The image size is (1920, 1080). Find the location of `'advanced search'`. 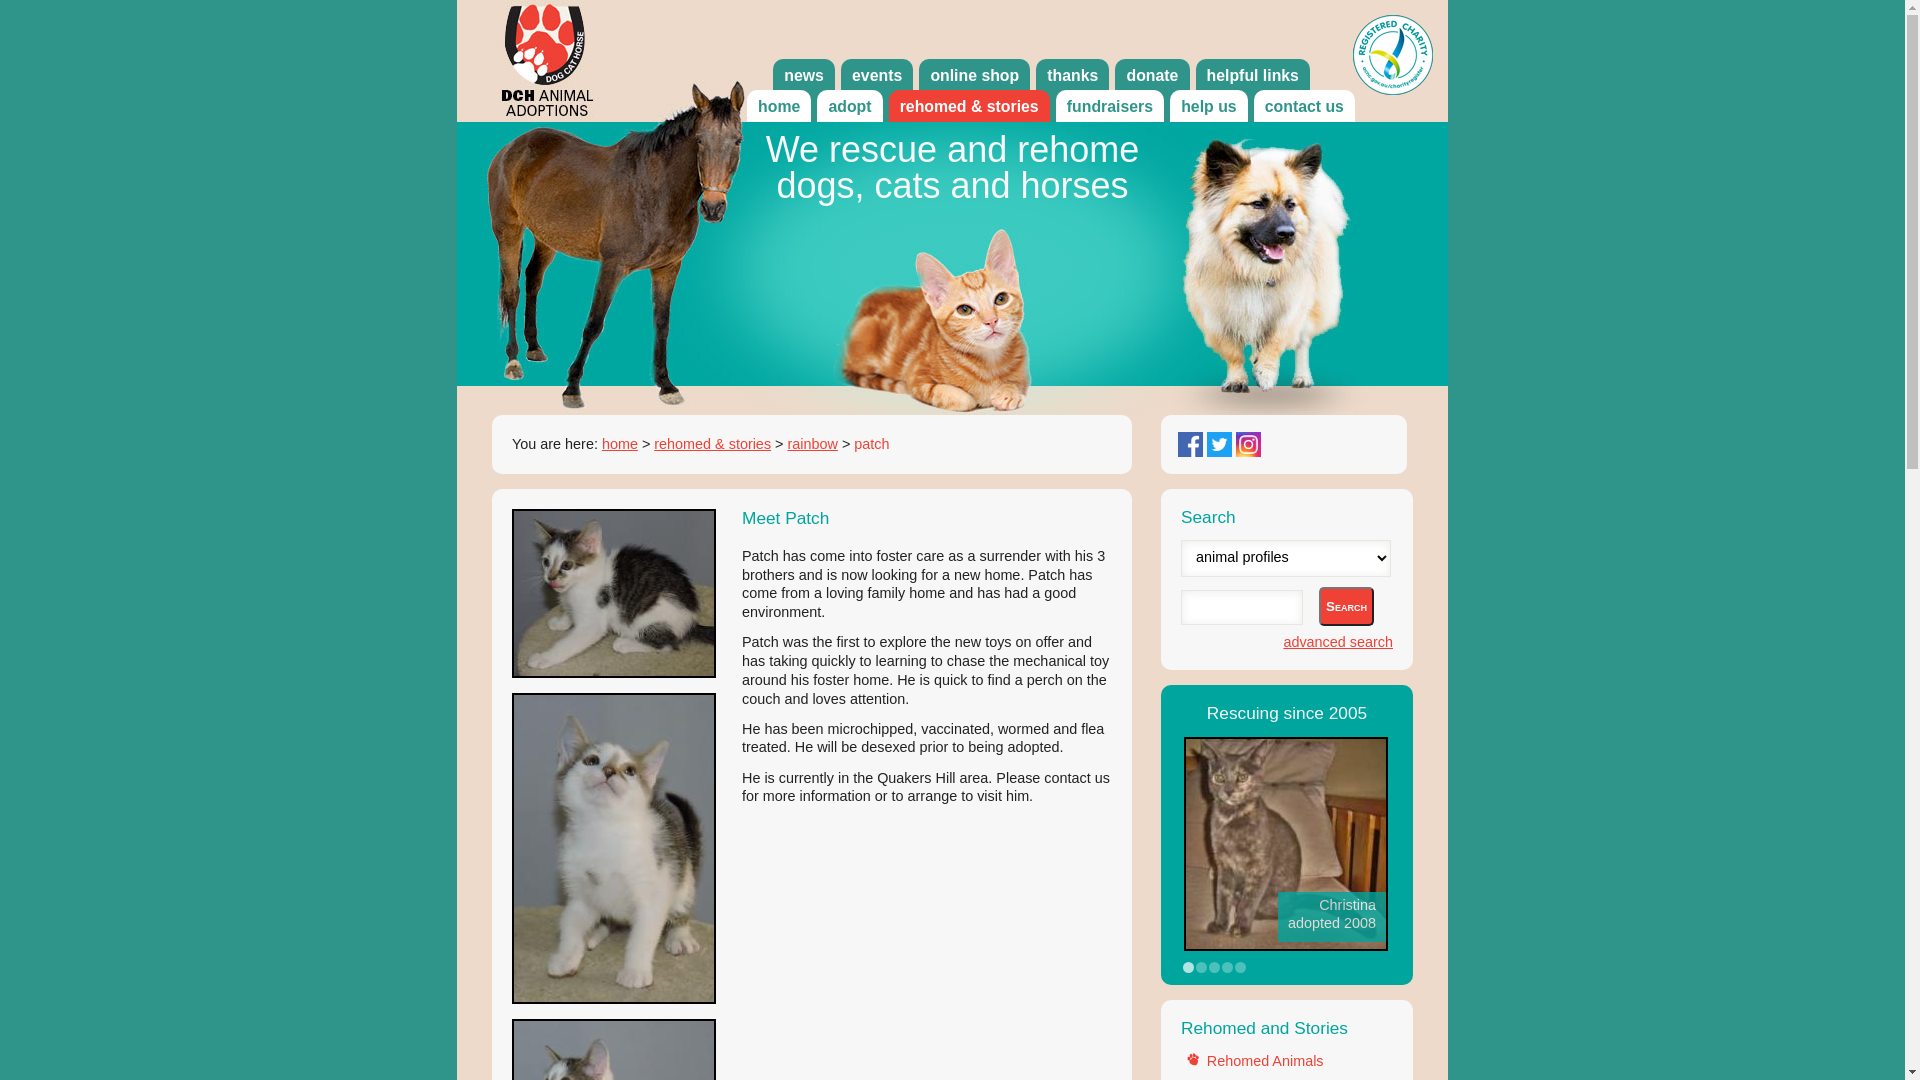

'advanced search' is located at coordinates (1338, 641).